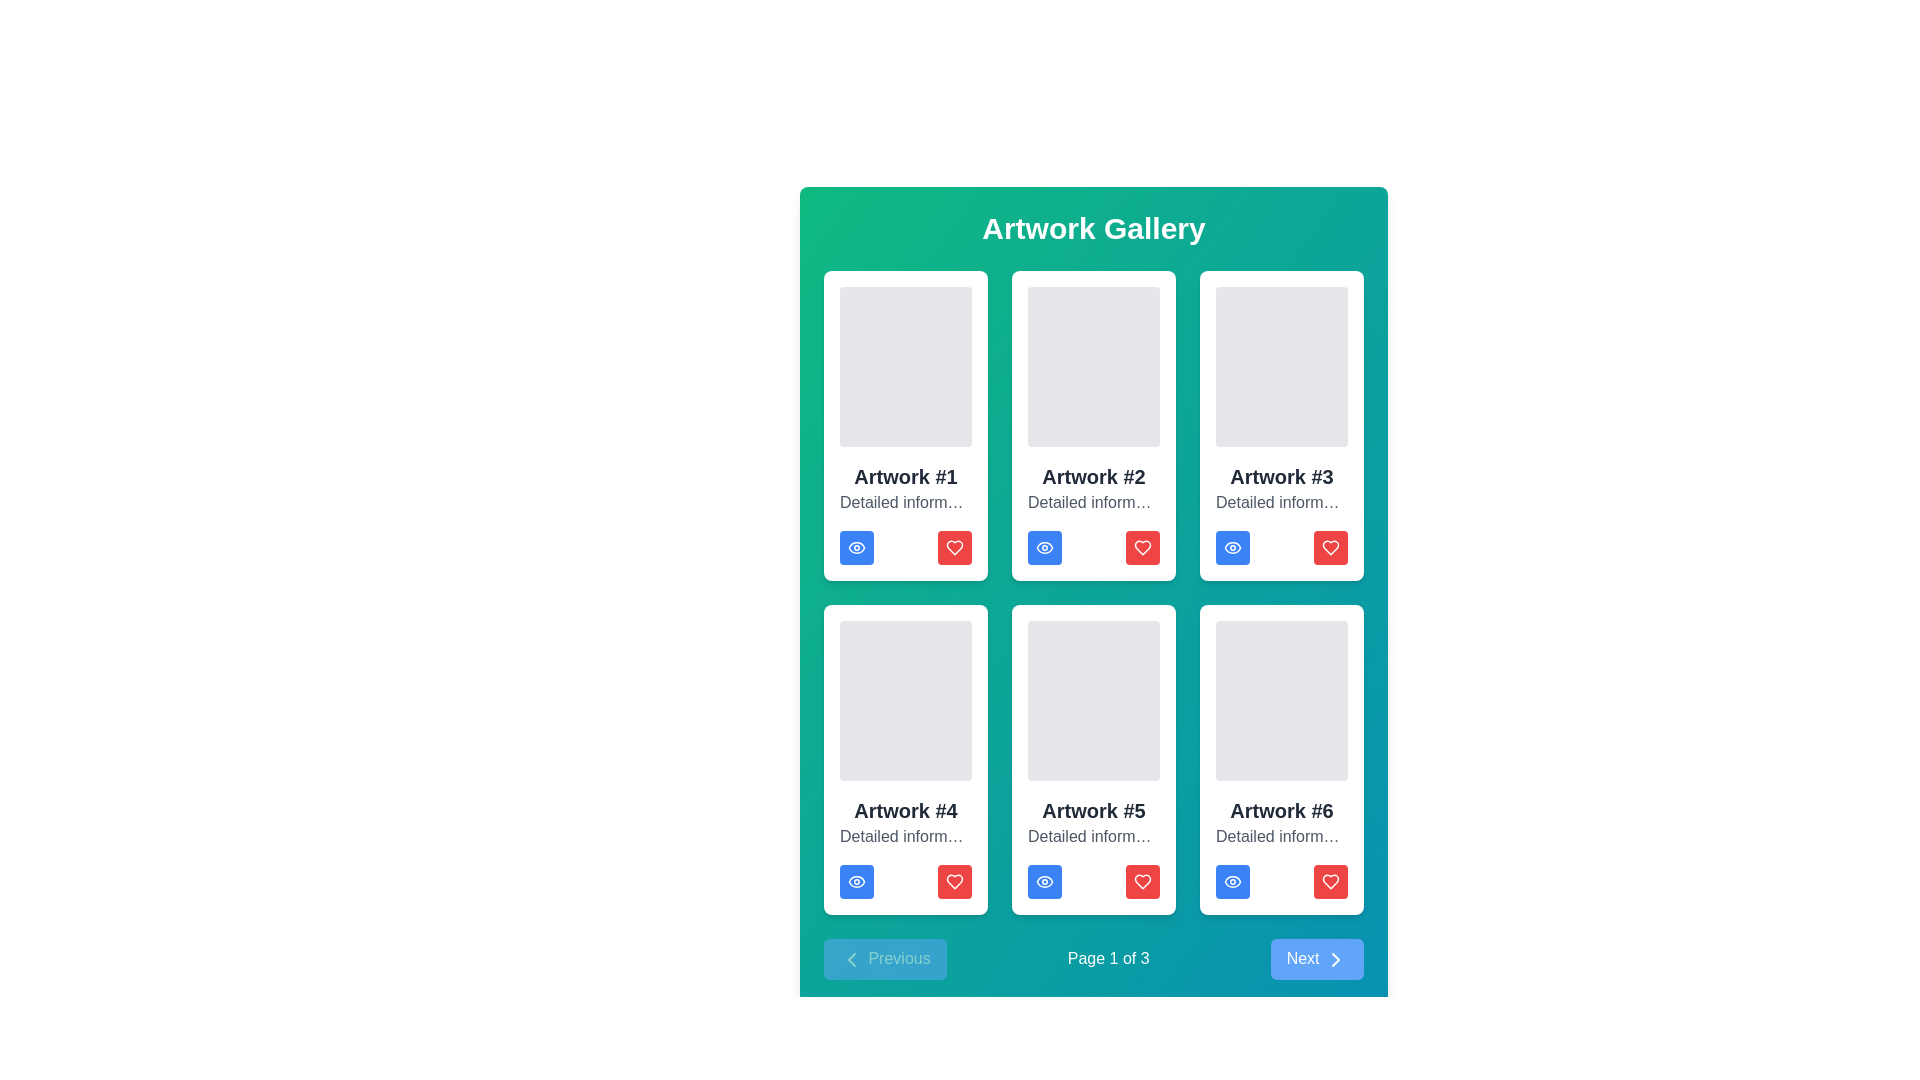  I want to click on the heart icon button located at the bottom-right of the card element in the second row and middle column of the grid layout, so click(1142, 881).